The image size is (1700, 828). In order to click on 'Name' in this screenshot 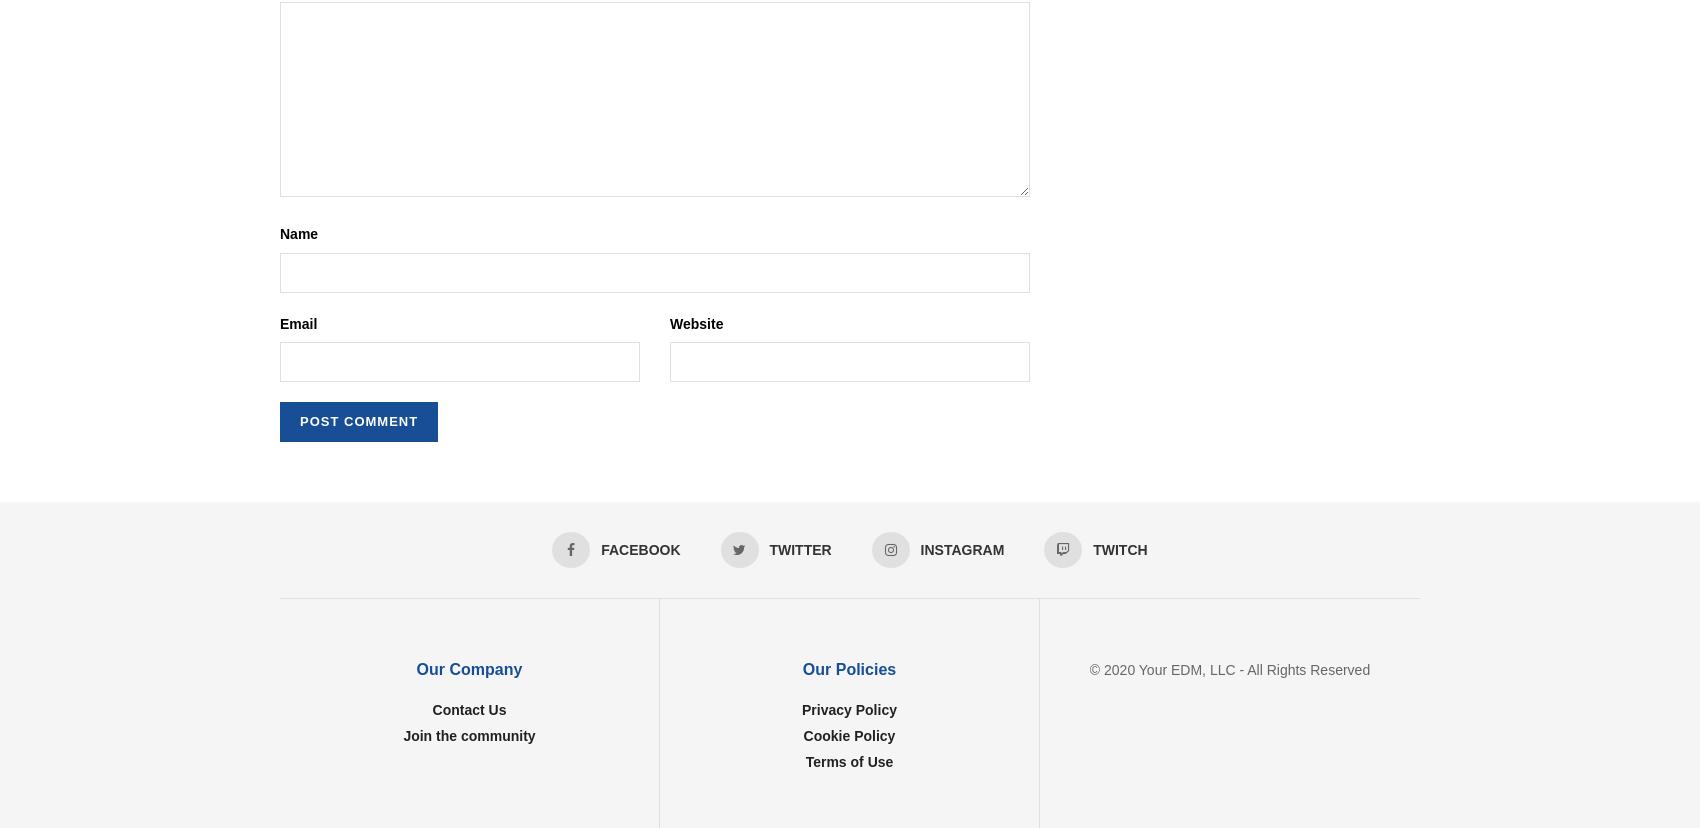, I will do `click(299, 233)`.